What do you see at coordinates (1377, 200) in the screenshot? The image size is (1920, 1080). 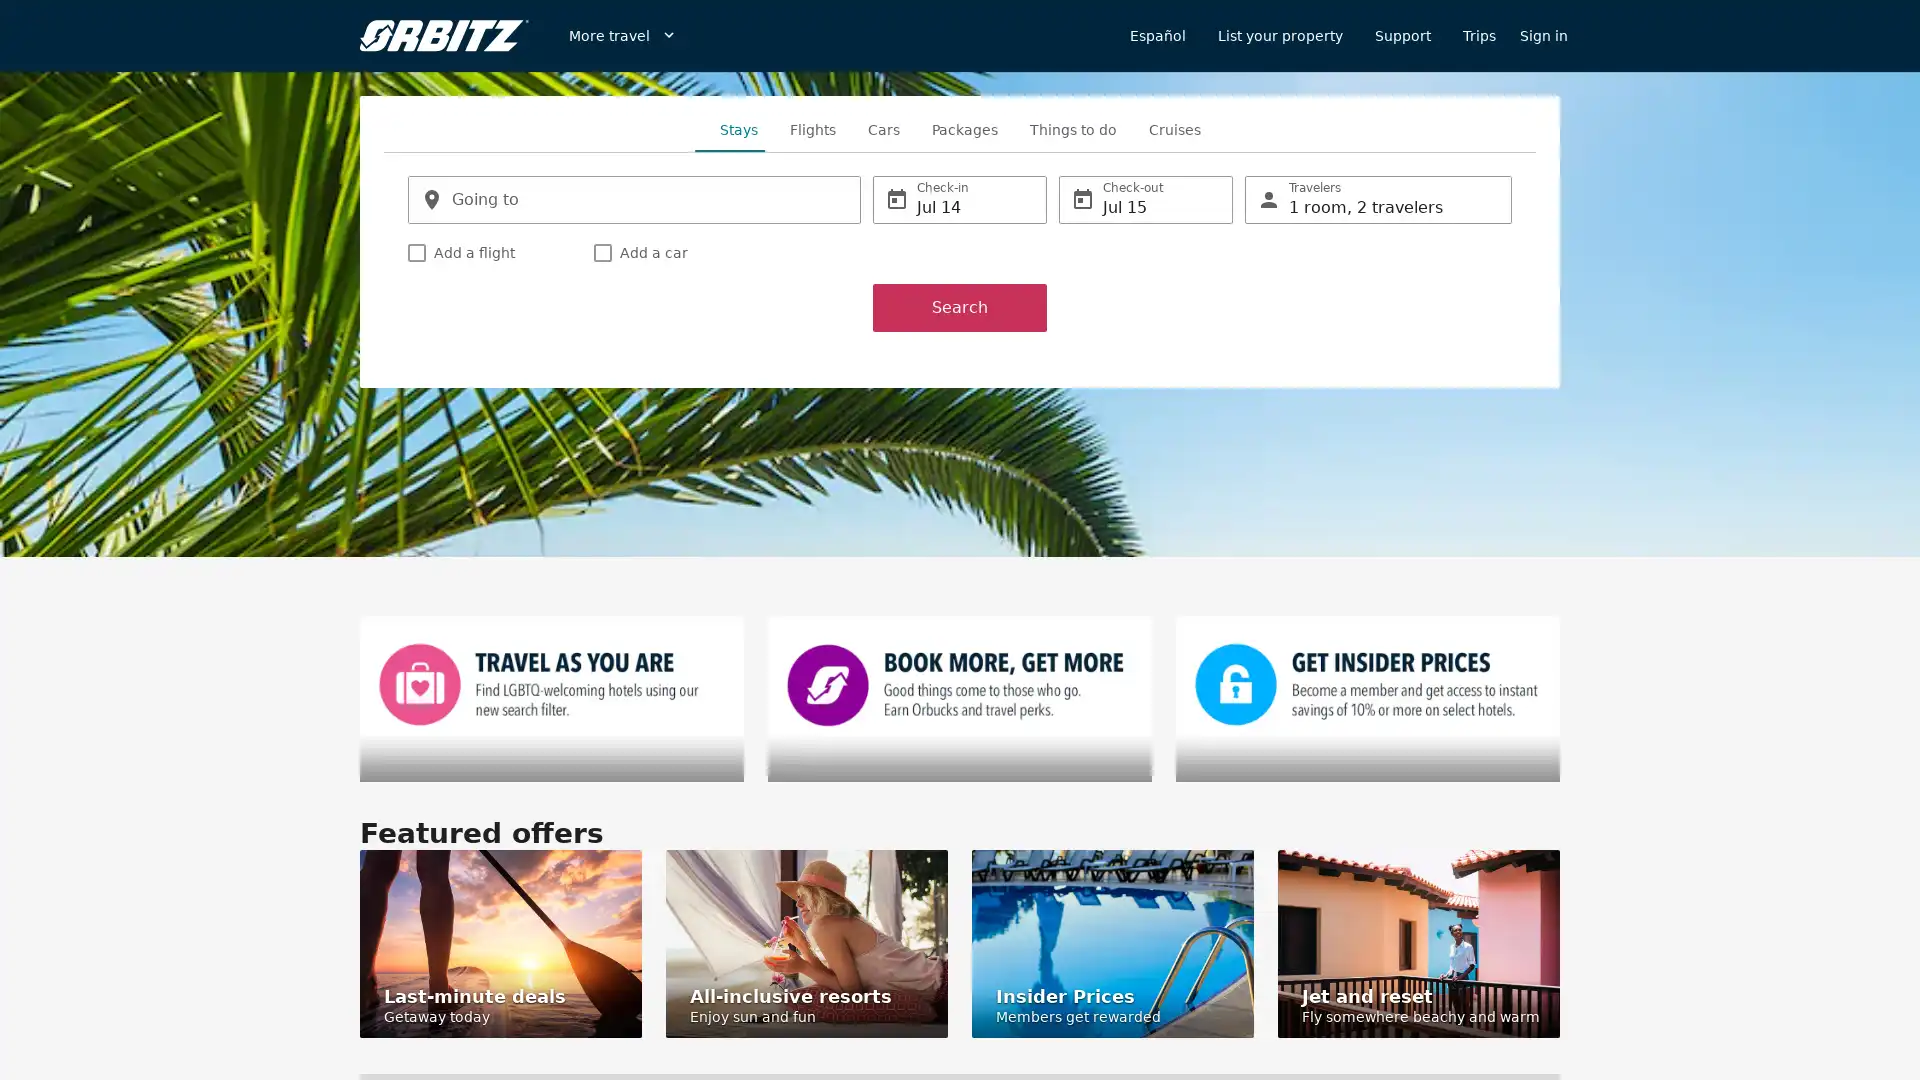 I see `1 room, 2 travelers` at bounding box center [1377, 200].